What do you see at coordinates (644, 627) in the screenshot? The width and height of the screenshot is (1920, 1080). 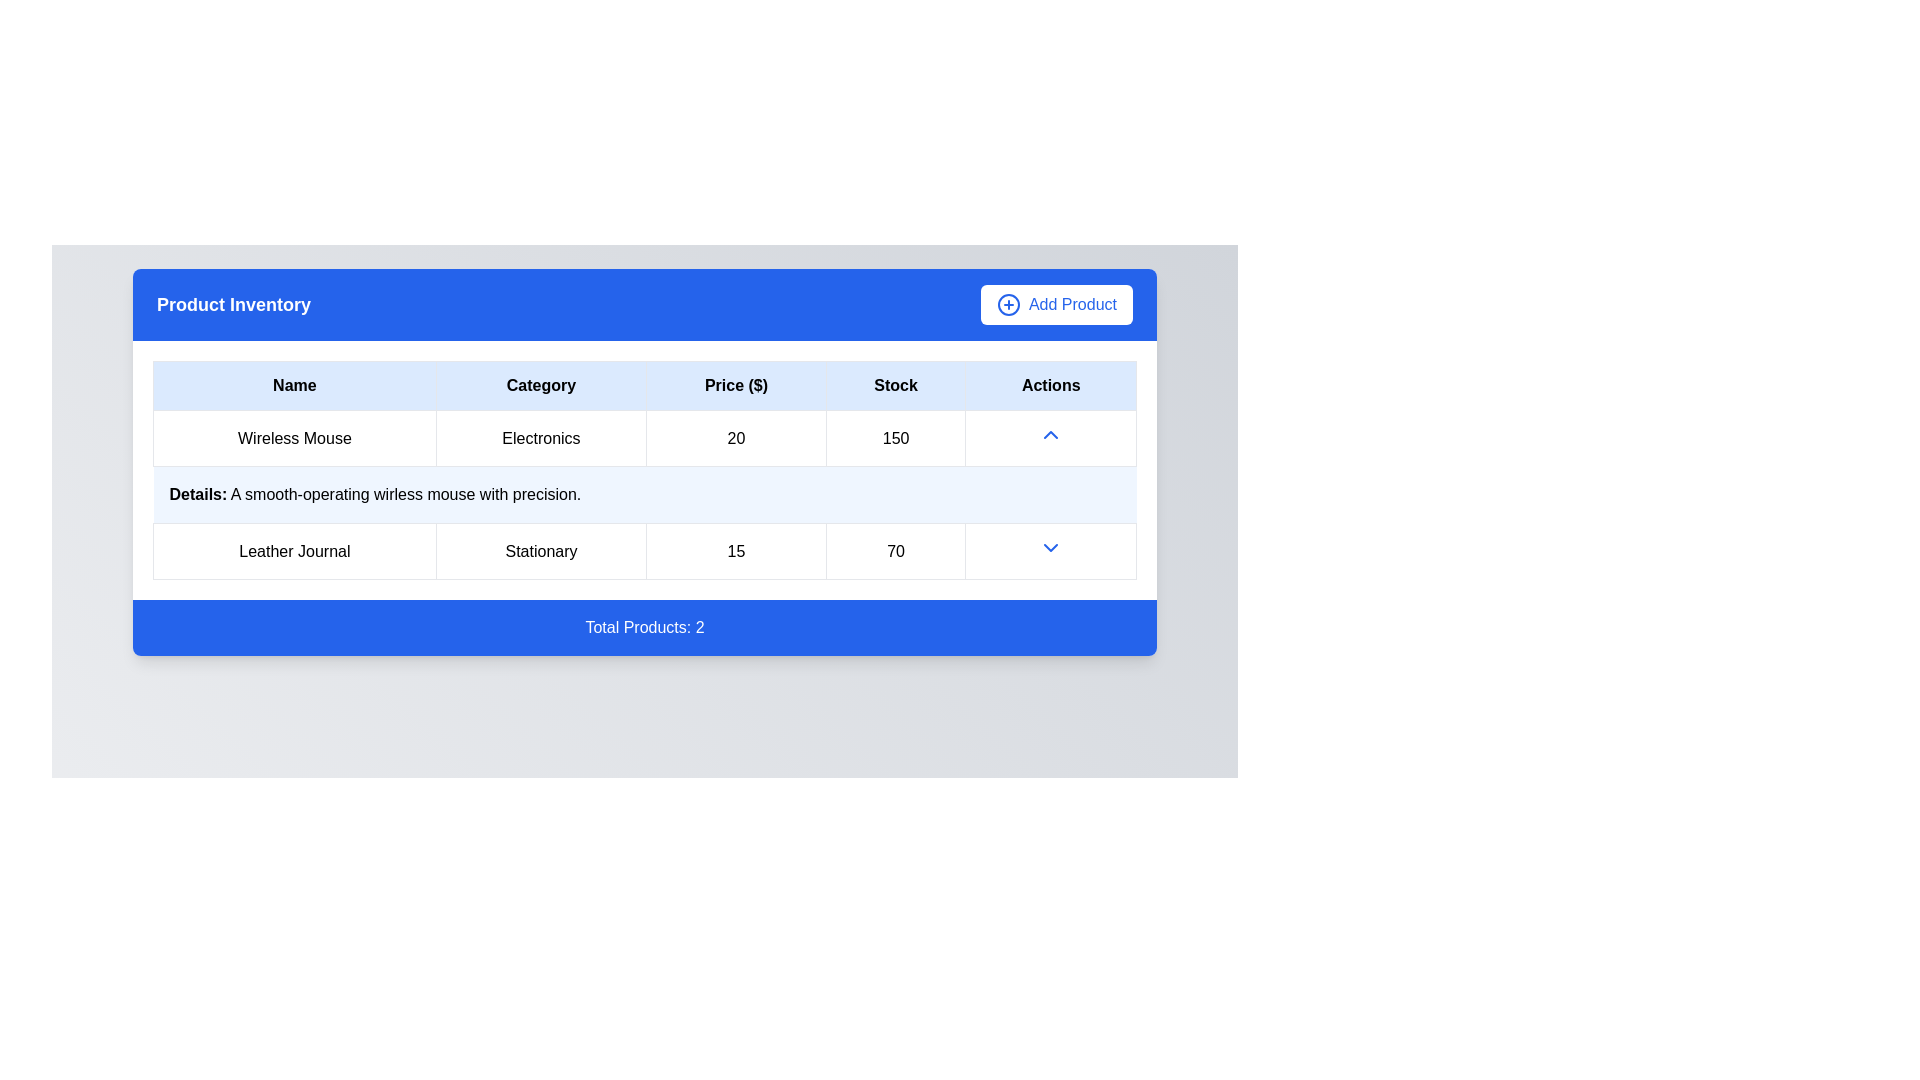 I see `the informational label that displays the total count of products listed in the table, positioned at the bottom of the product card` at bounding box center [644, 627].